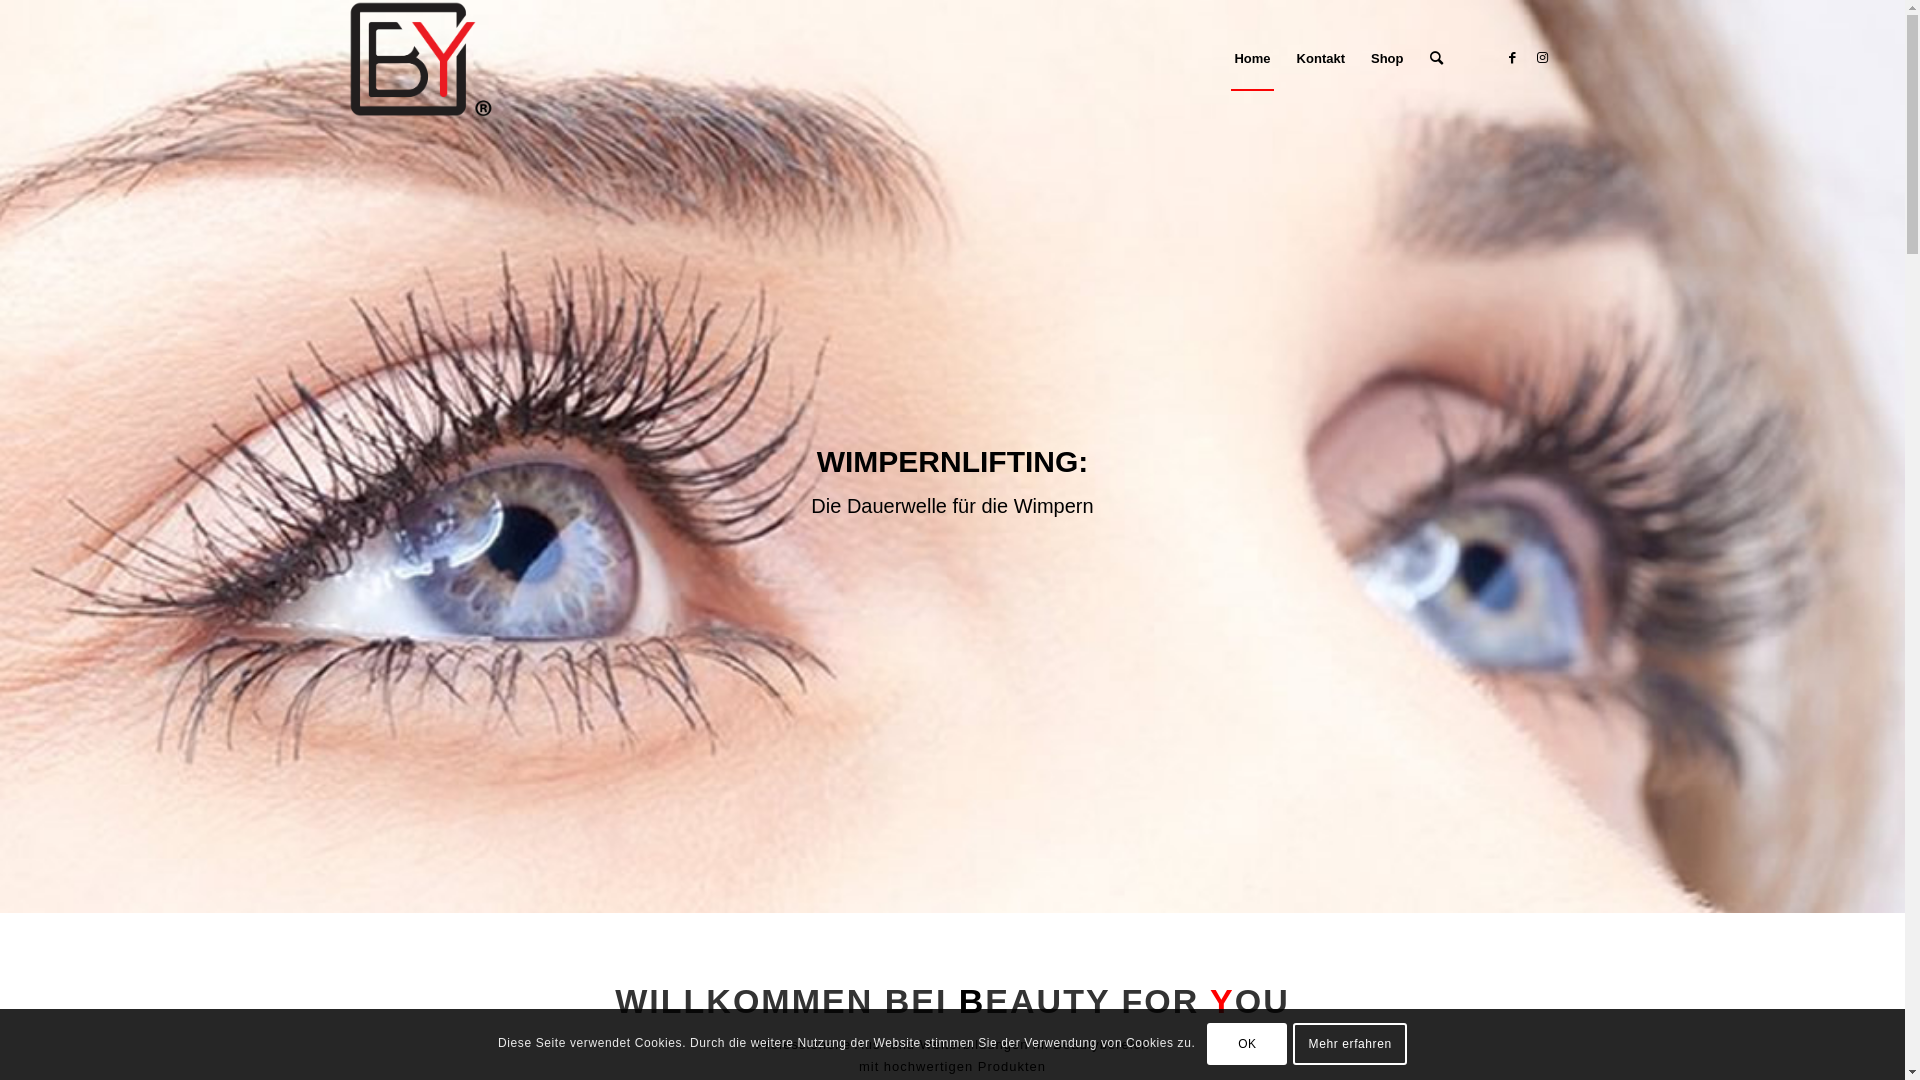  Describe the element at coordinates (1349, 1043) in the screenshot. I see `'Mehr erfahren'` at that location.